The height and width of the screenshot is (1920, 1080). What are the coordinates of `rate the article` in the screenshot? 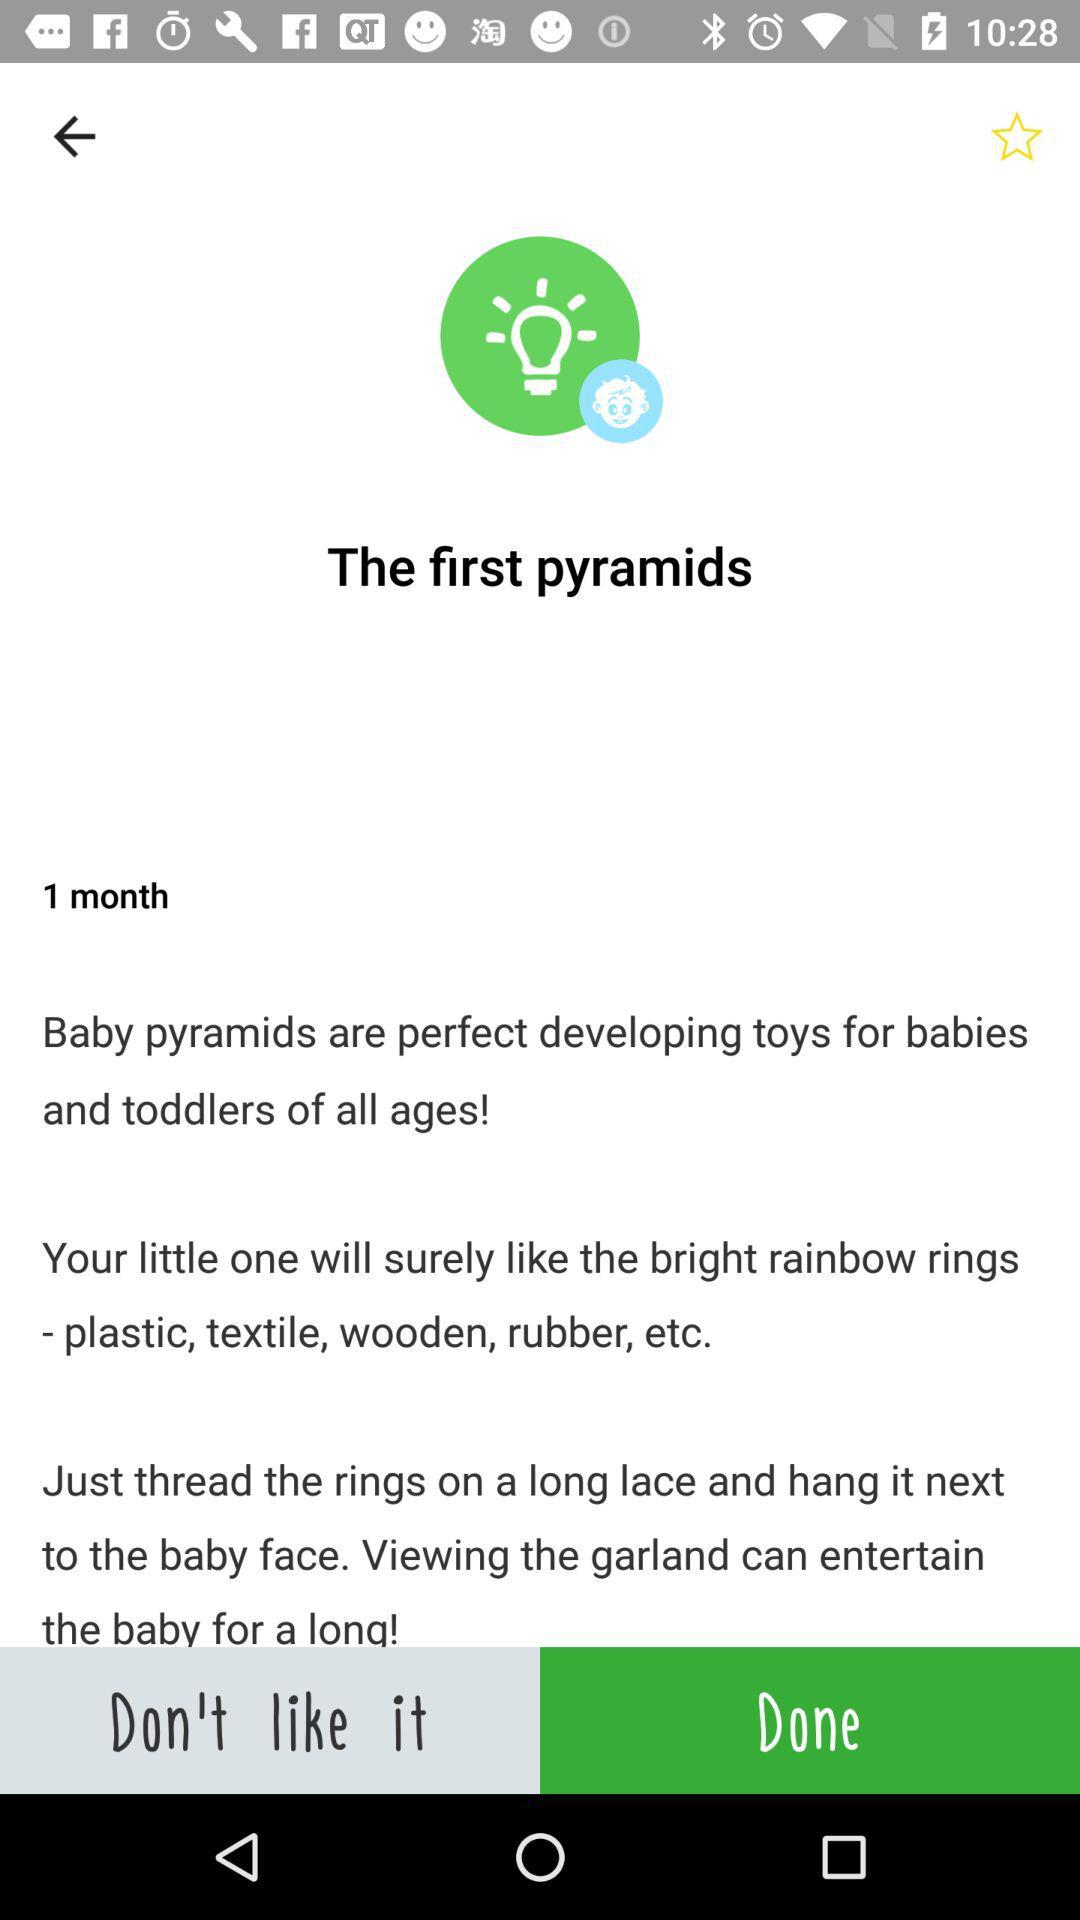 It's located at (1017, 135).